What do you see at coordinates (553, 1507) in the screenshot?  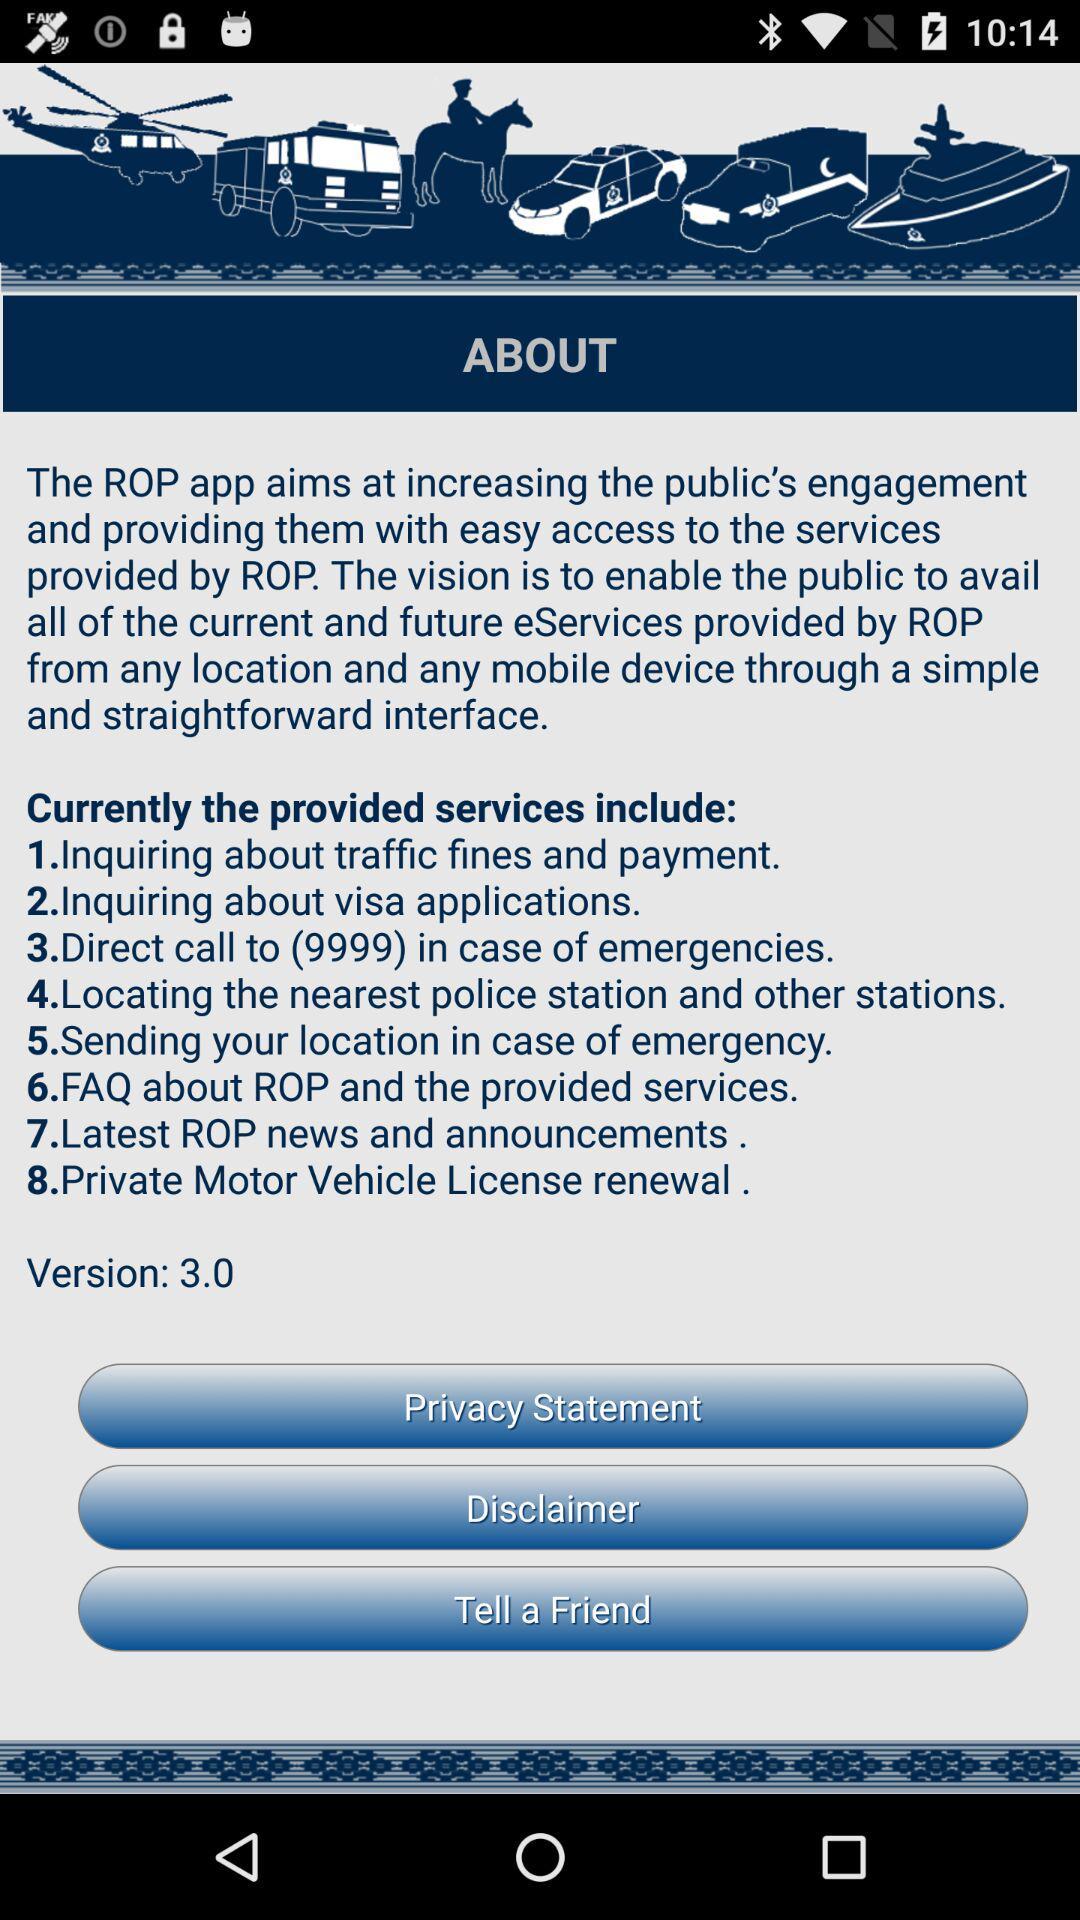 I see `button above the tell a friend icon` at bounding box center [553, 1507].